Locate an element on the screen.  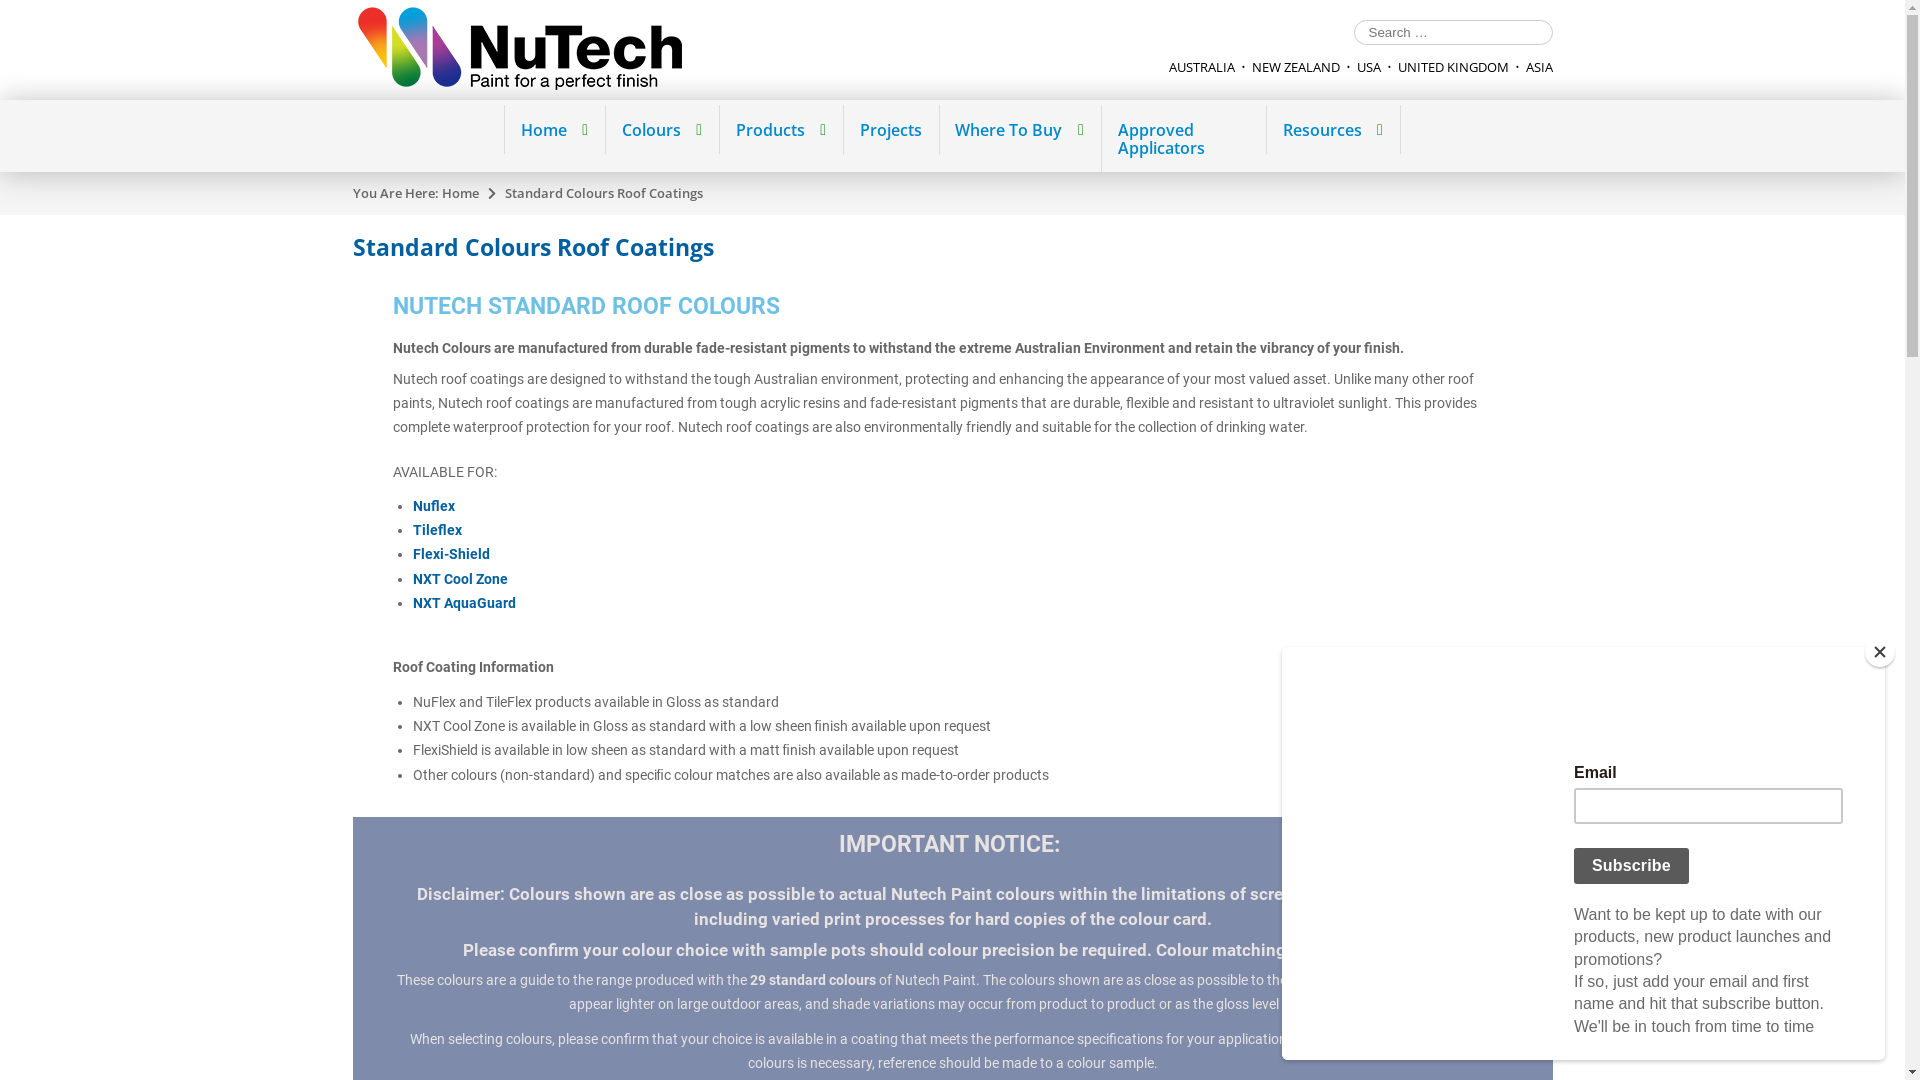
'Colours' is located at coordinates (661, 129).